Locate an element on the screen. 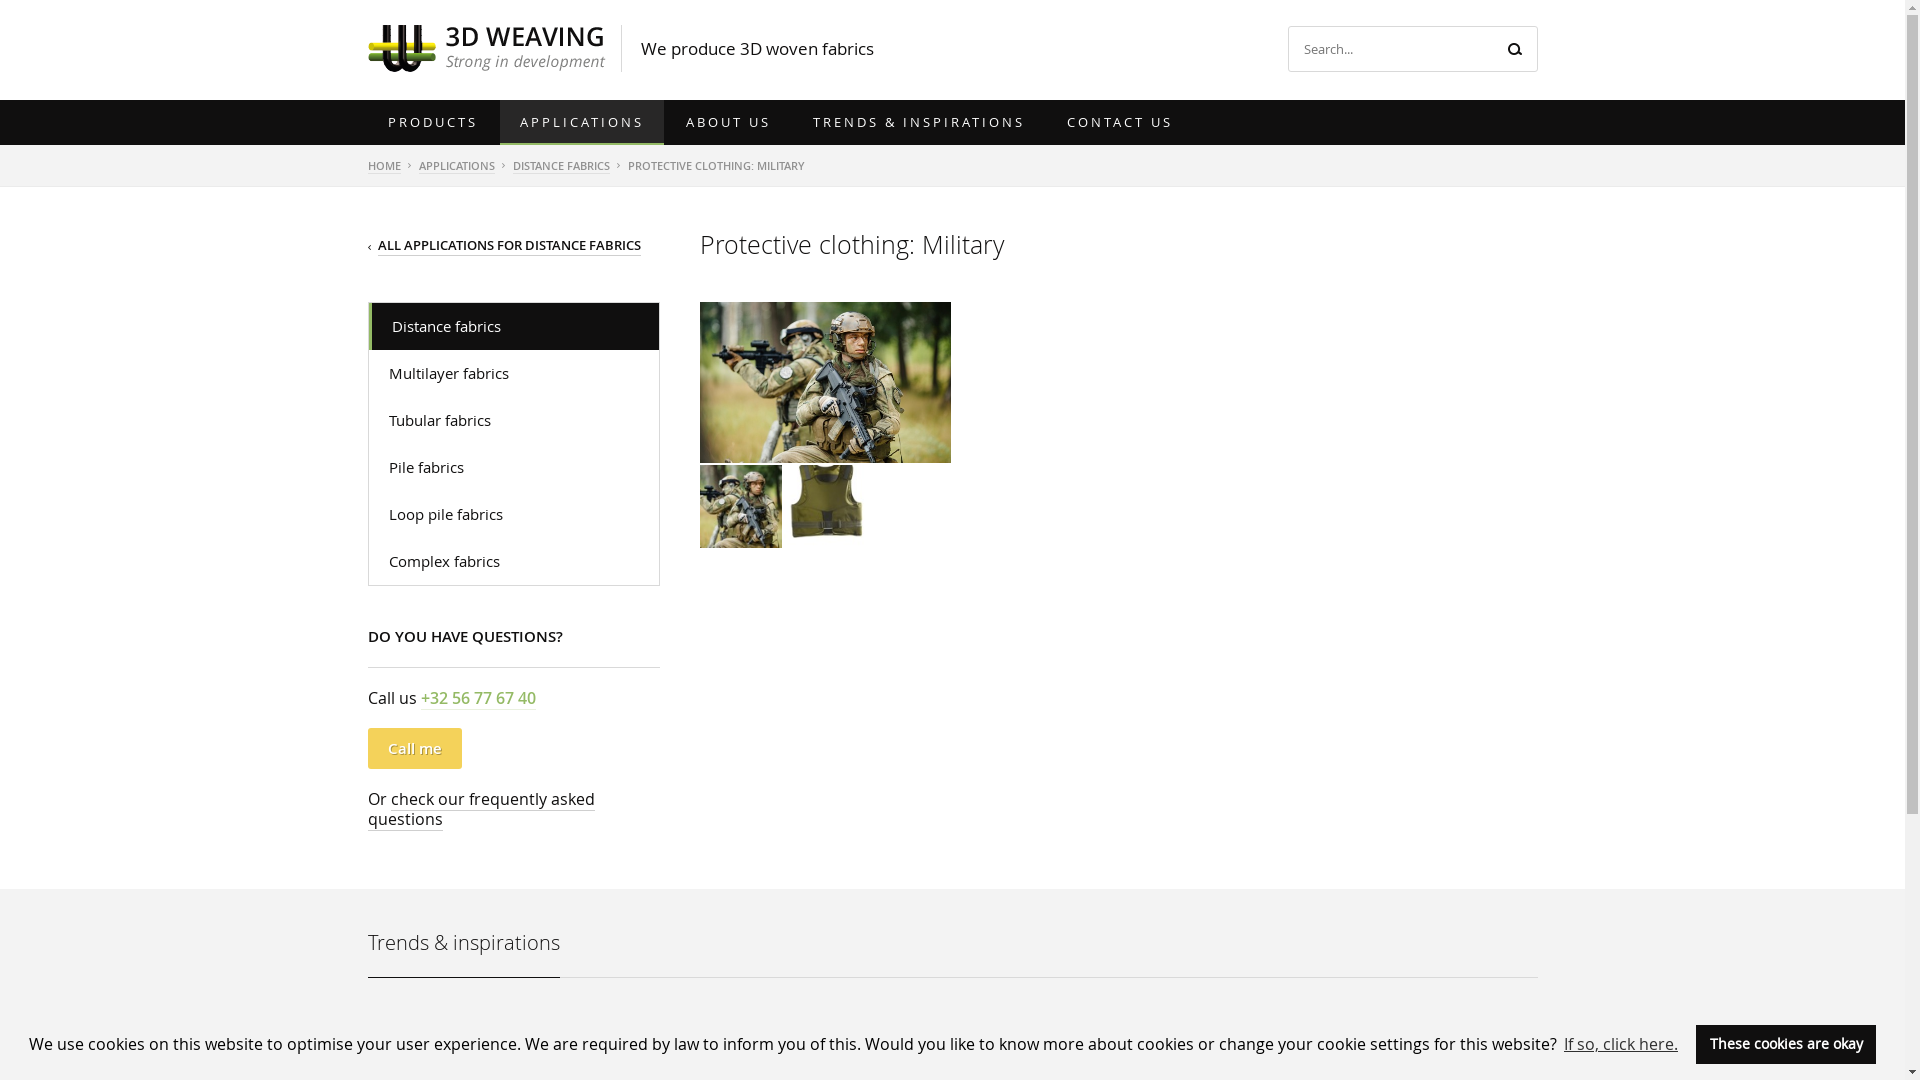  'ABOUT US' is located at coordinates (727, 122).